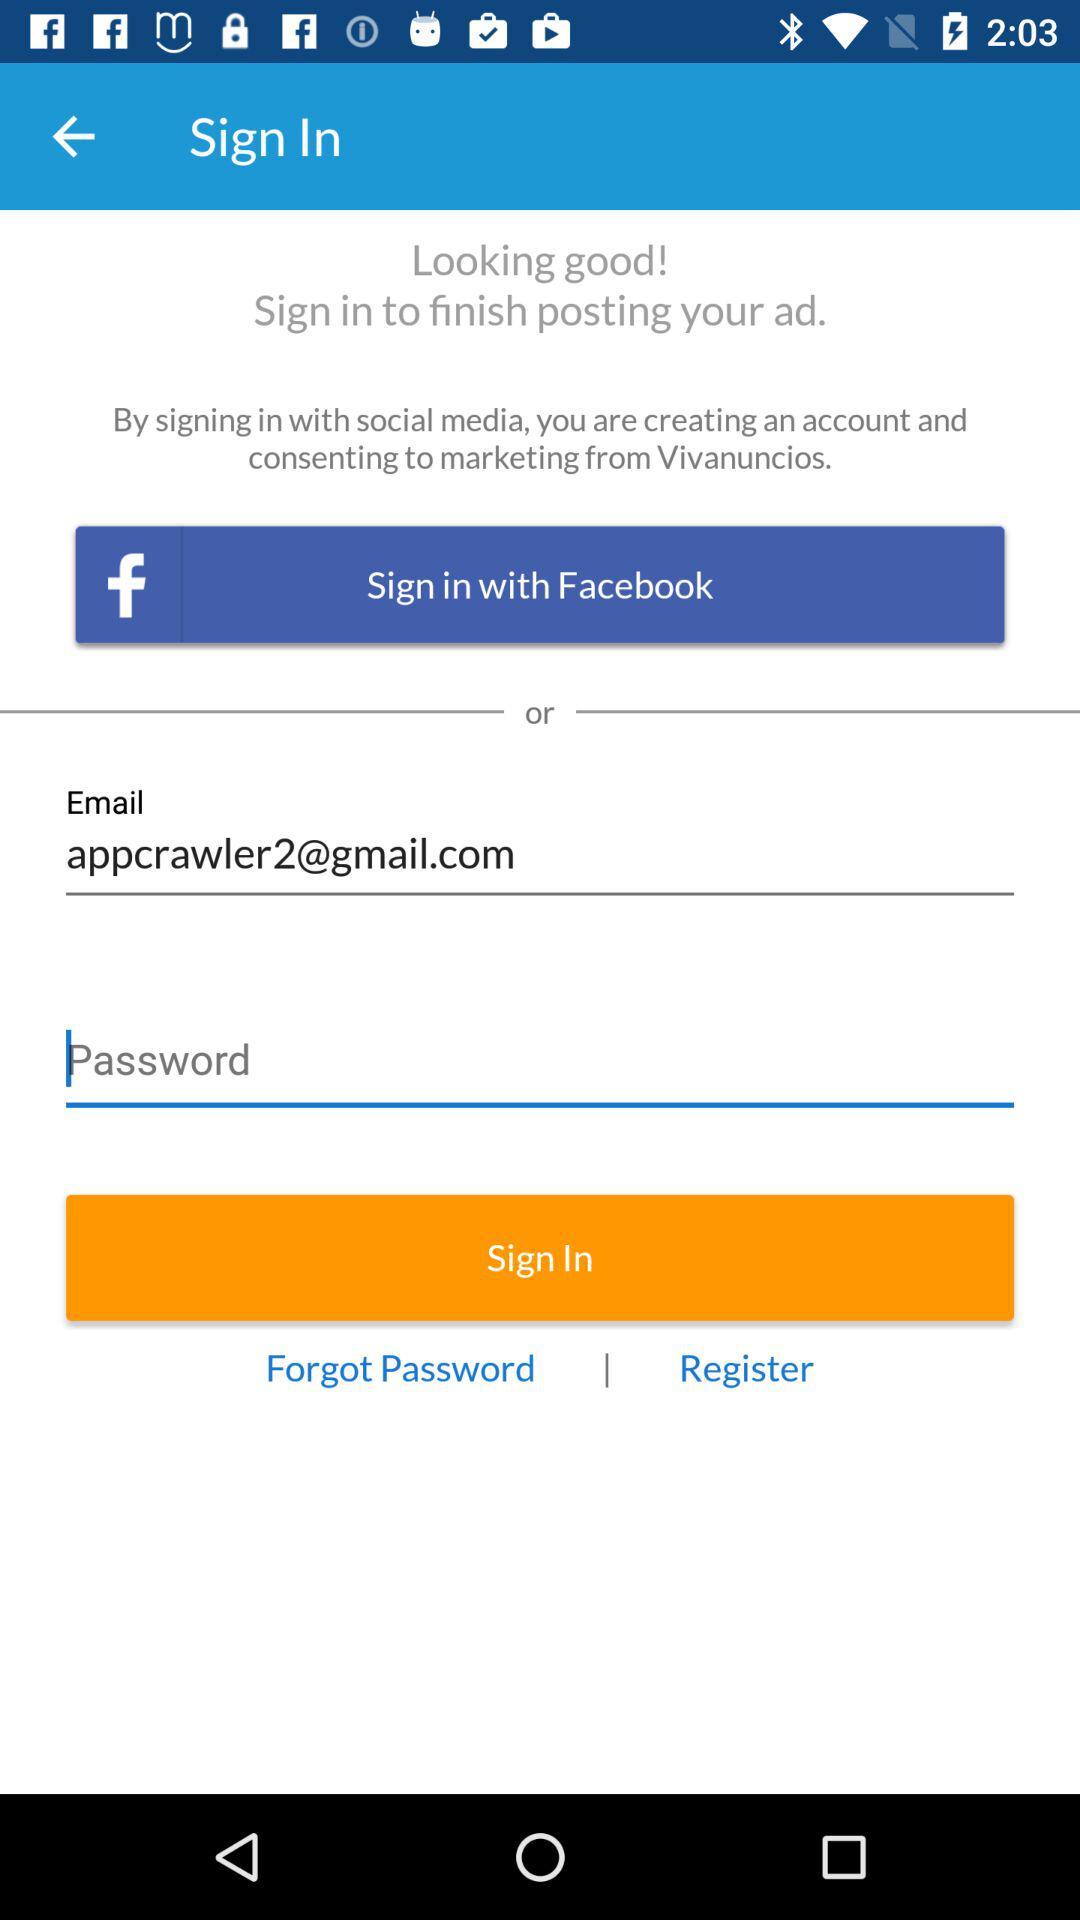 This screenshot has width=1080, height=1920. What do you see at coordinates (746, 1366) in the screenshot?
I see `the register icon` at bounding box center [746, 1366].